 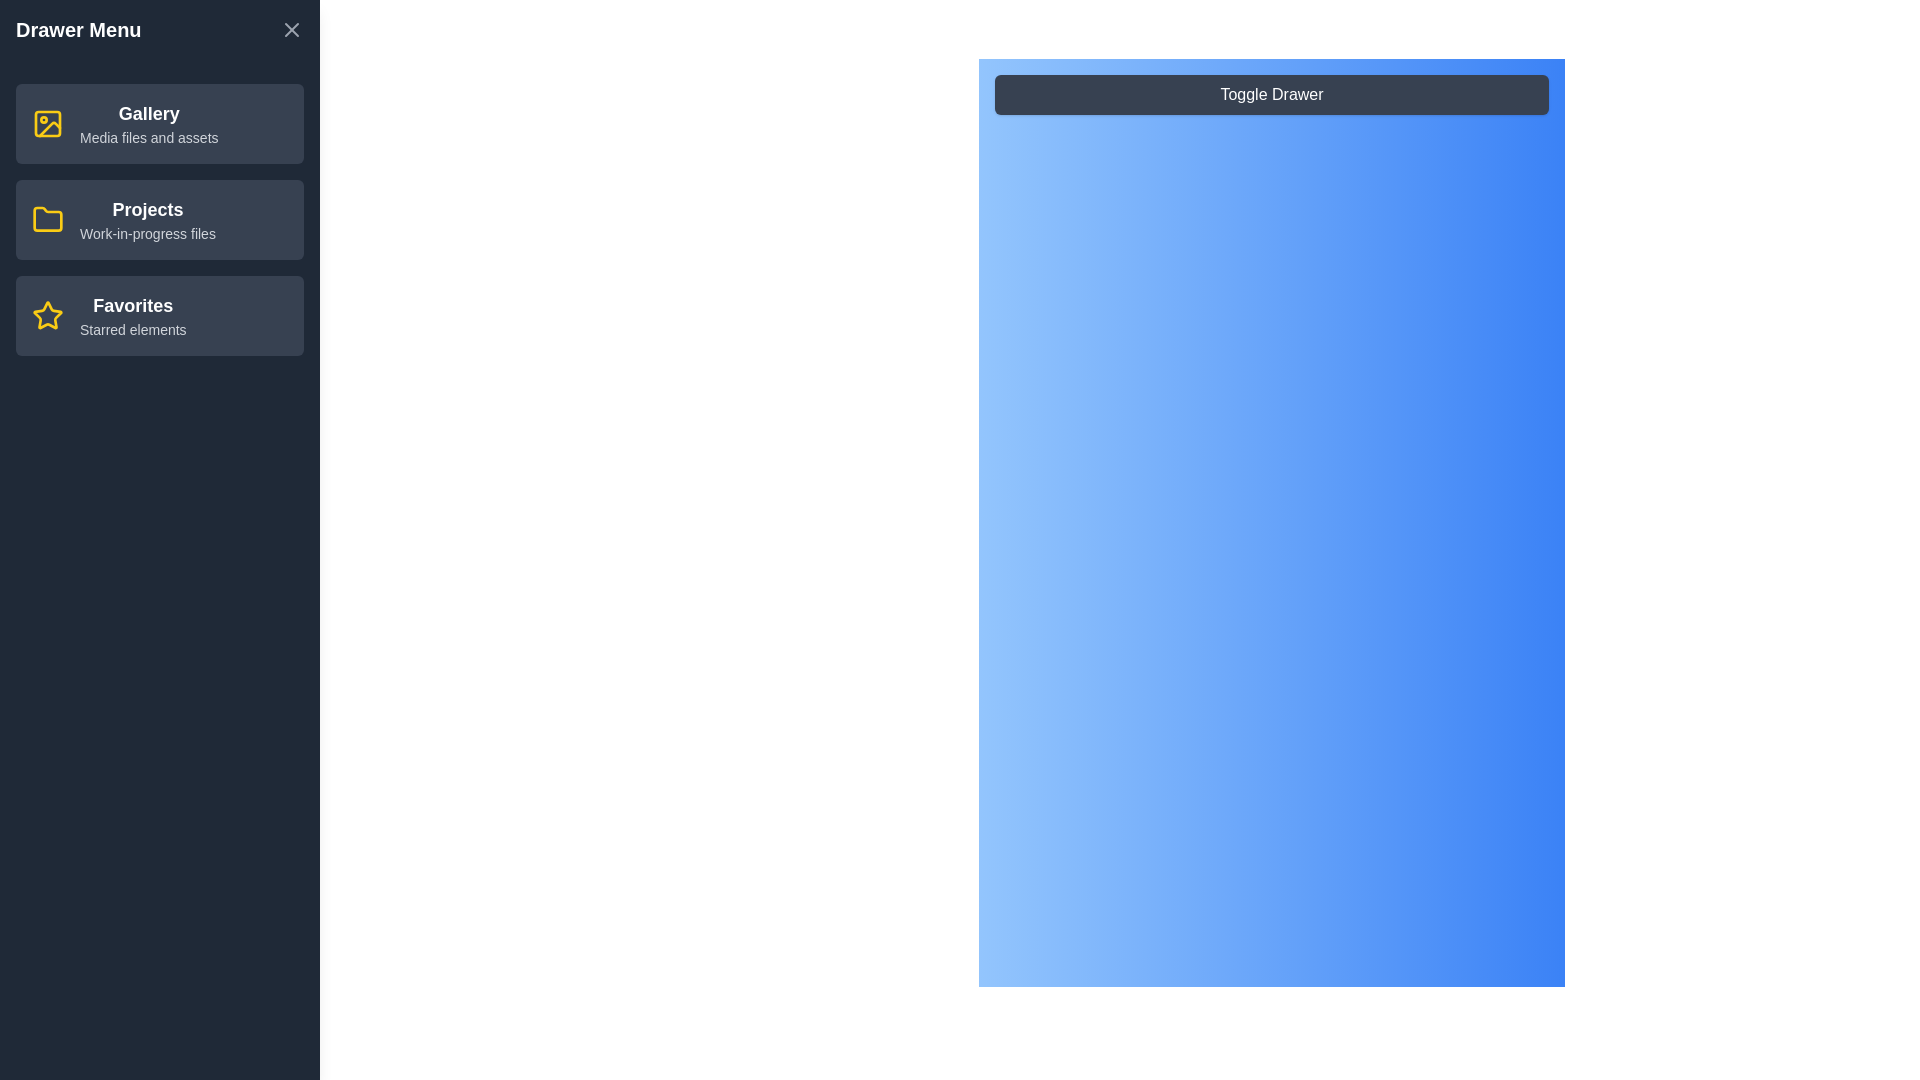 I want to click on the menu item Favorites to highlight it, so click(x=158, y=315).